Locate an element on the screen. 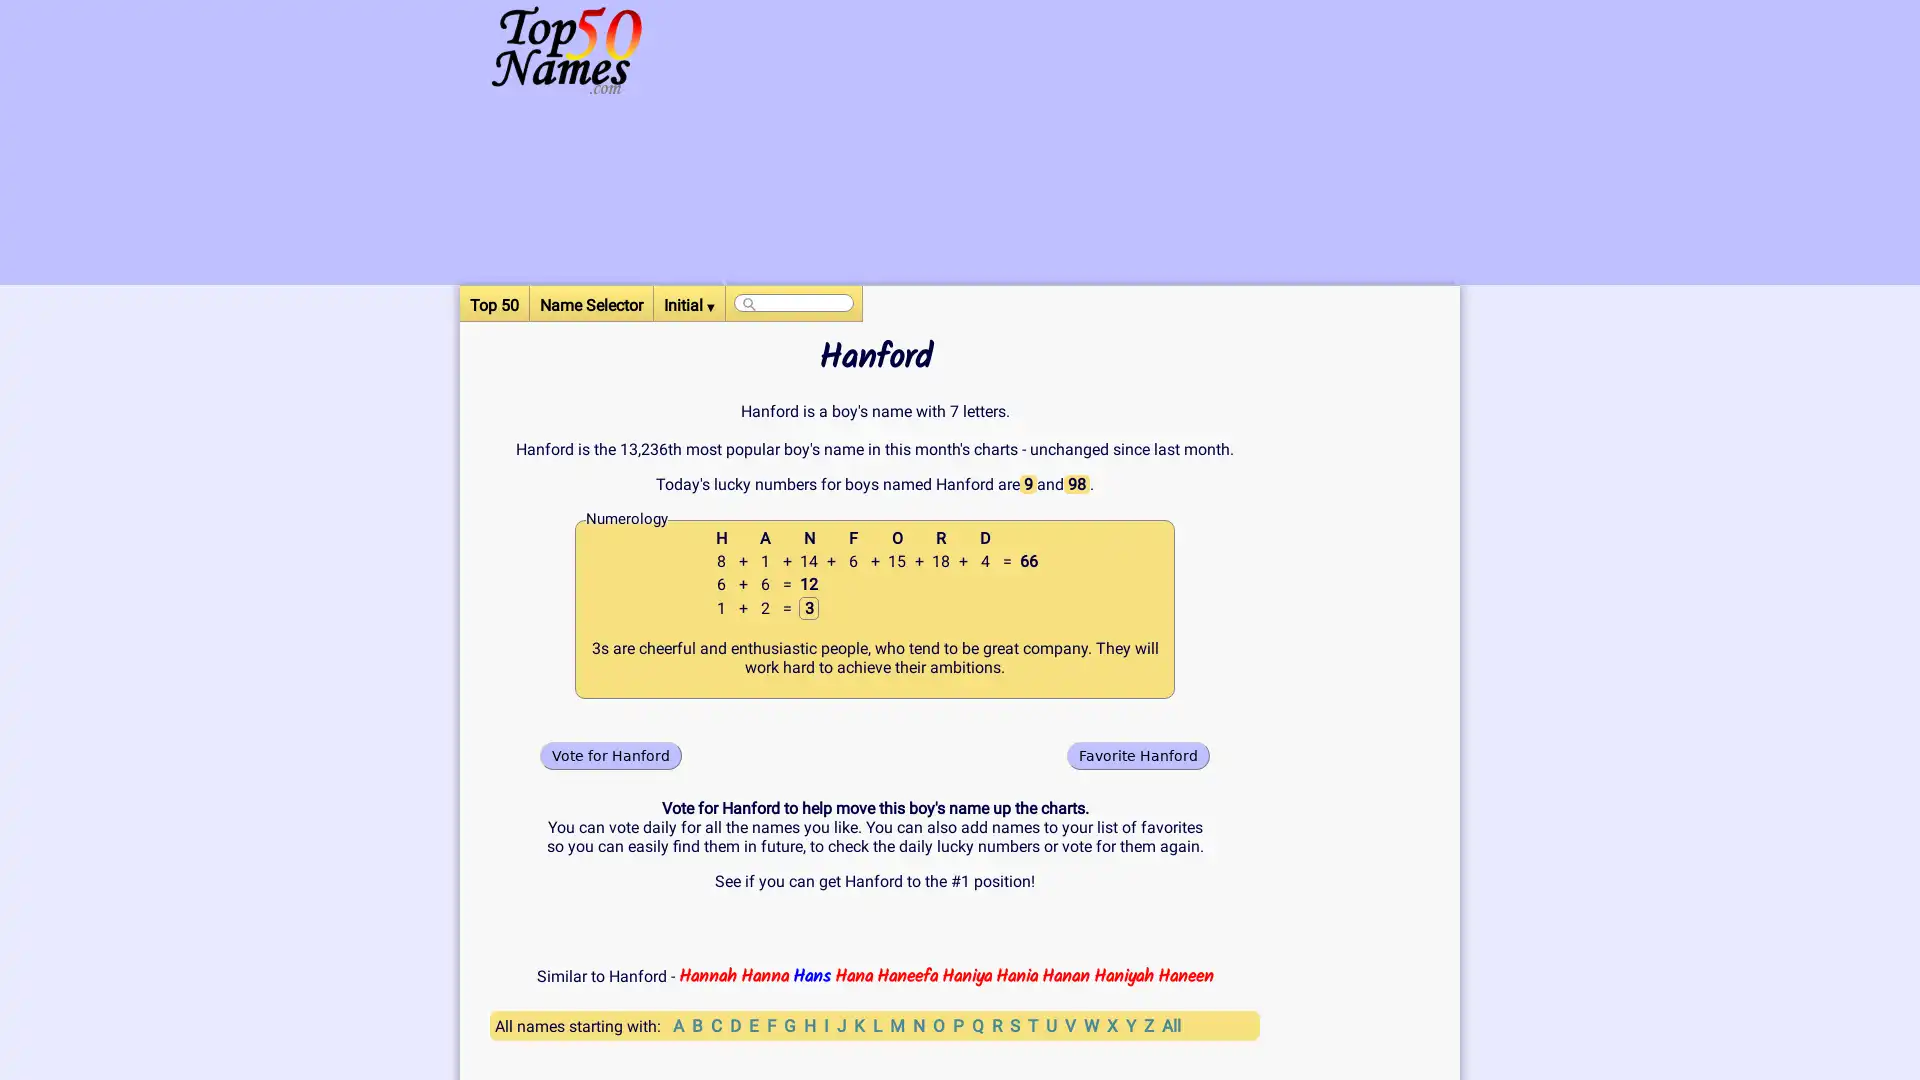  Favorite Hanford is located at coordinates (1138, 755).